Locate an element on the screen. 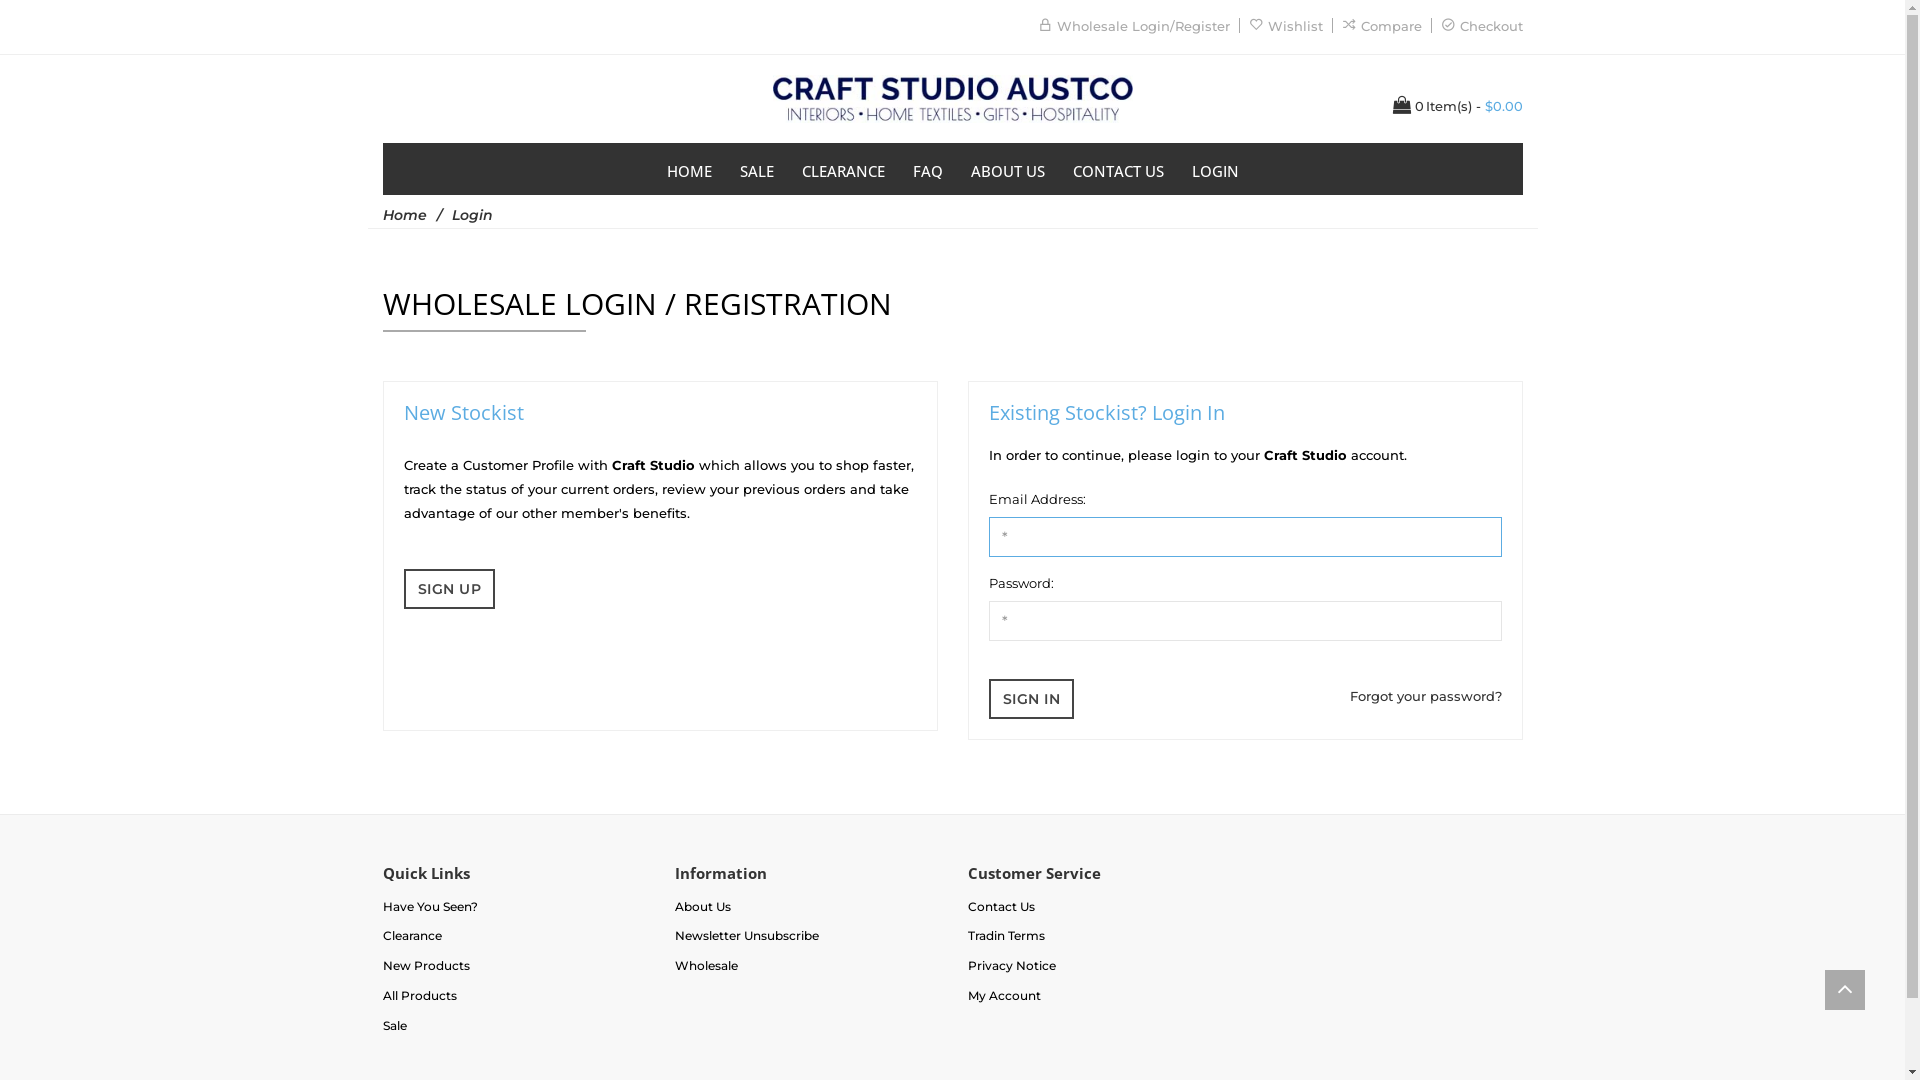 This screenshot has height=1080, width=1920. 'FAQ' is located at coordinates (925, 168).